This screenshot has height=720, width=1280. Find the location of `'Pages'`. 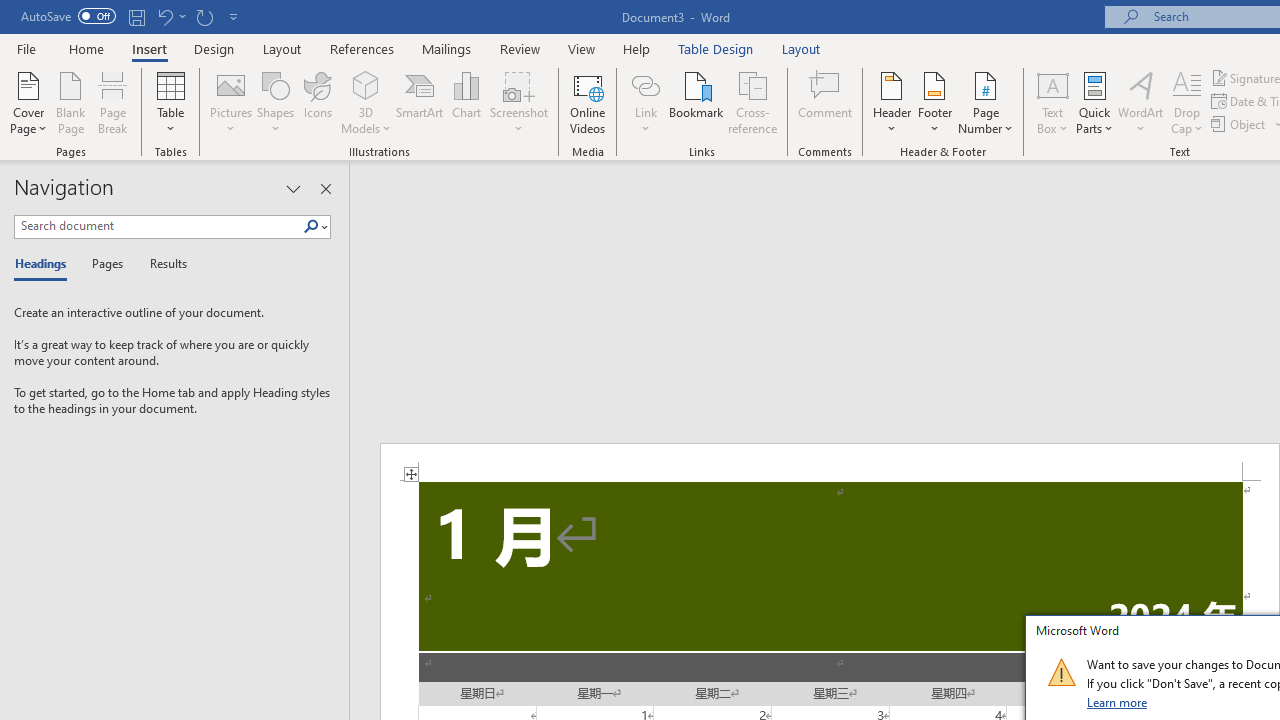

'Pages' is located at coordinates (104, 264).